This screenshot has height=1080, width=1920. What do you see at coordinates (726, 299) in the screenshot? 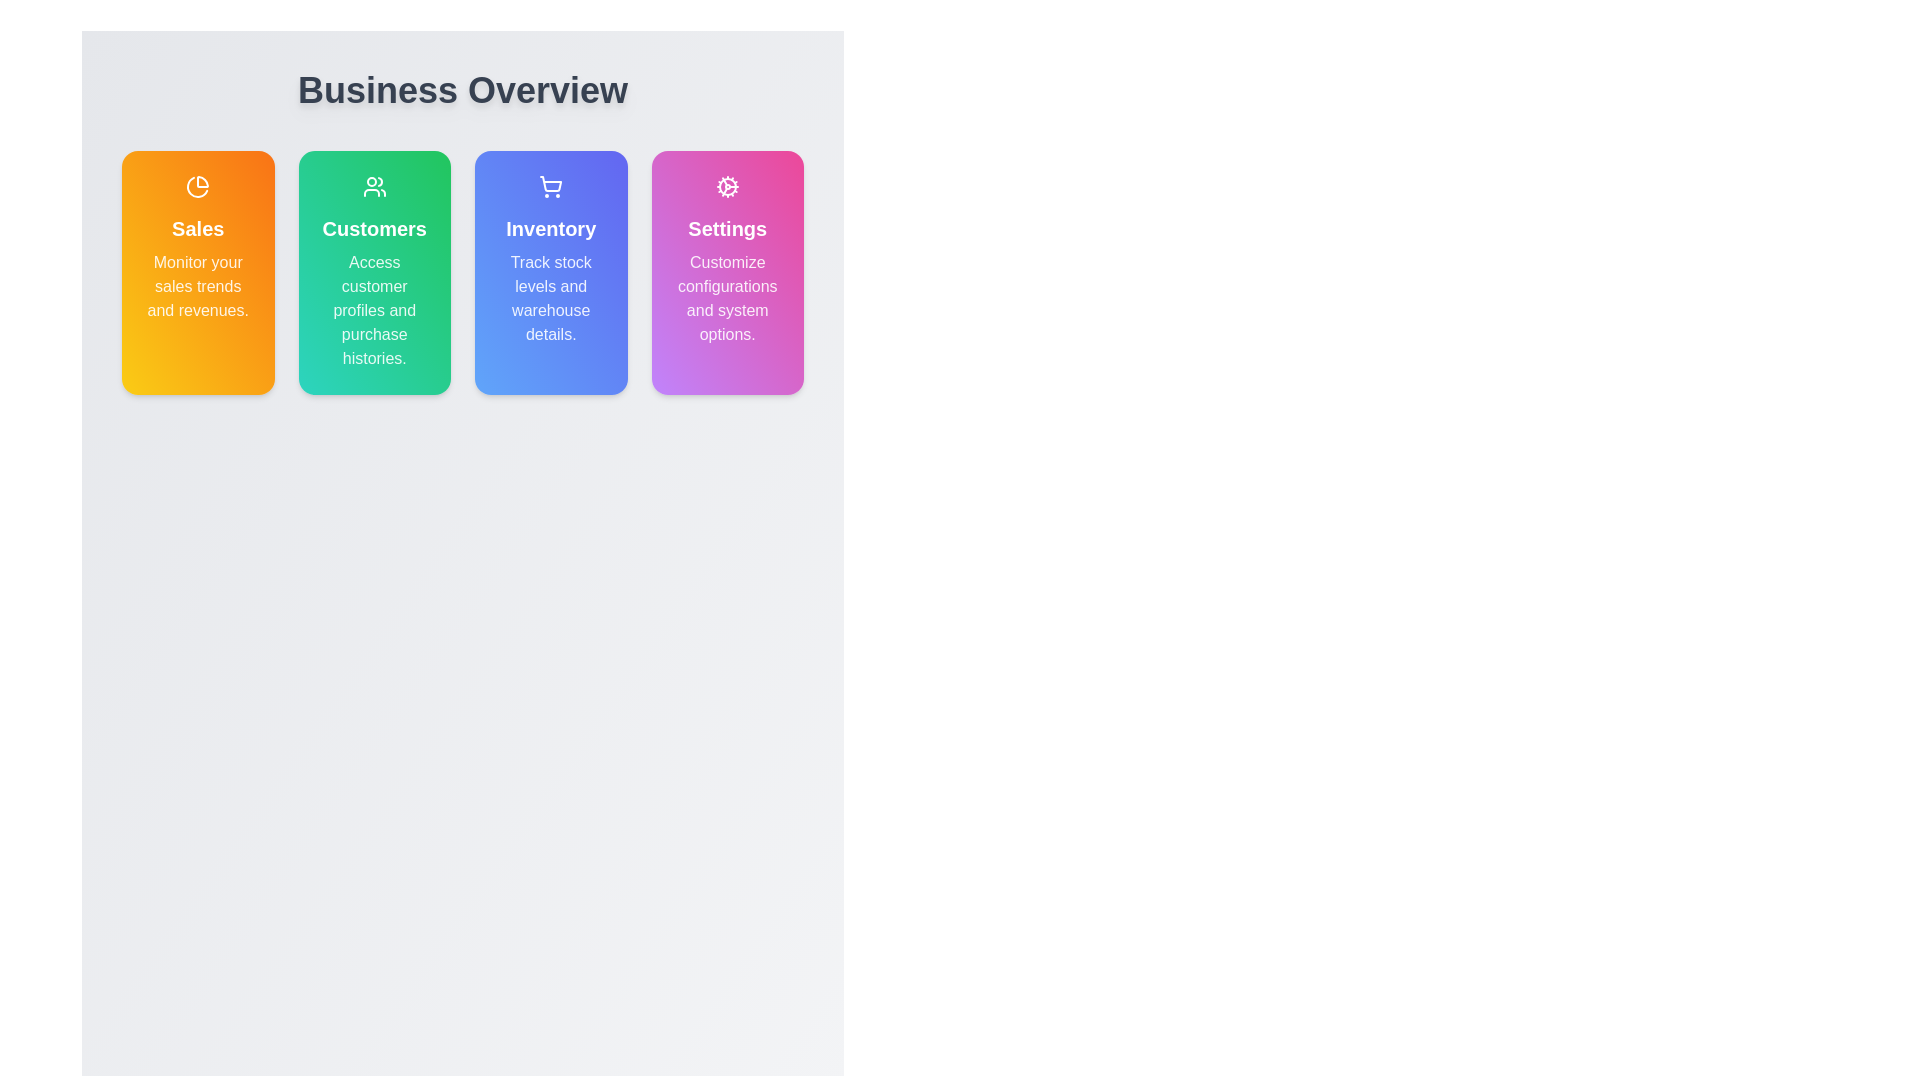
I see `descriptive text 'Customize configurations and system options' located within the fourth card in a group of four horizontal cards, centered under the heading 'Settings'` at bounding box center [726, 299].